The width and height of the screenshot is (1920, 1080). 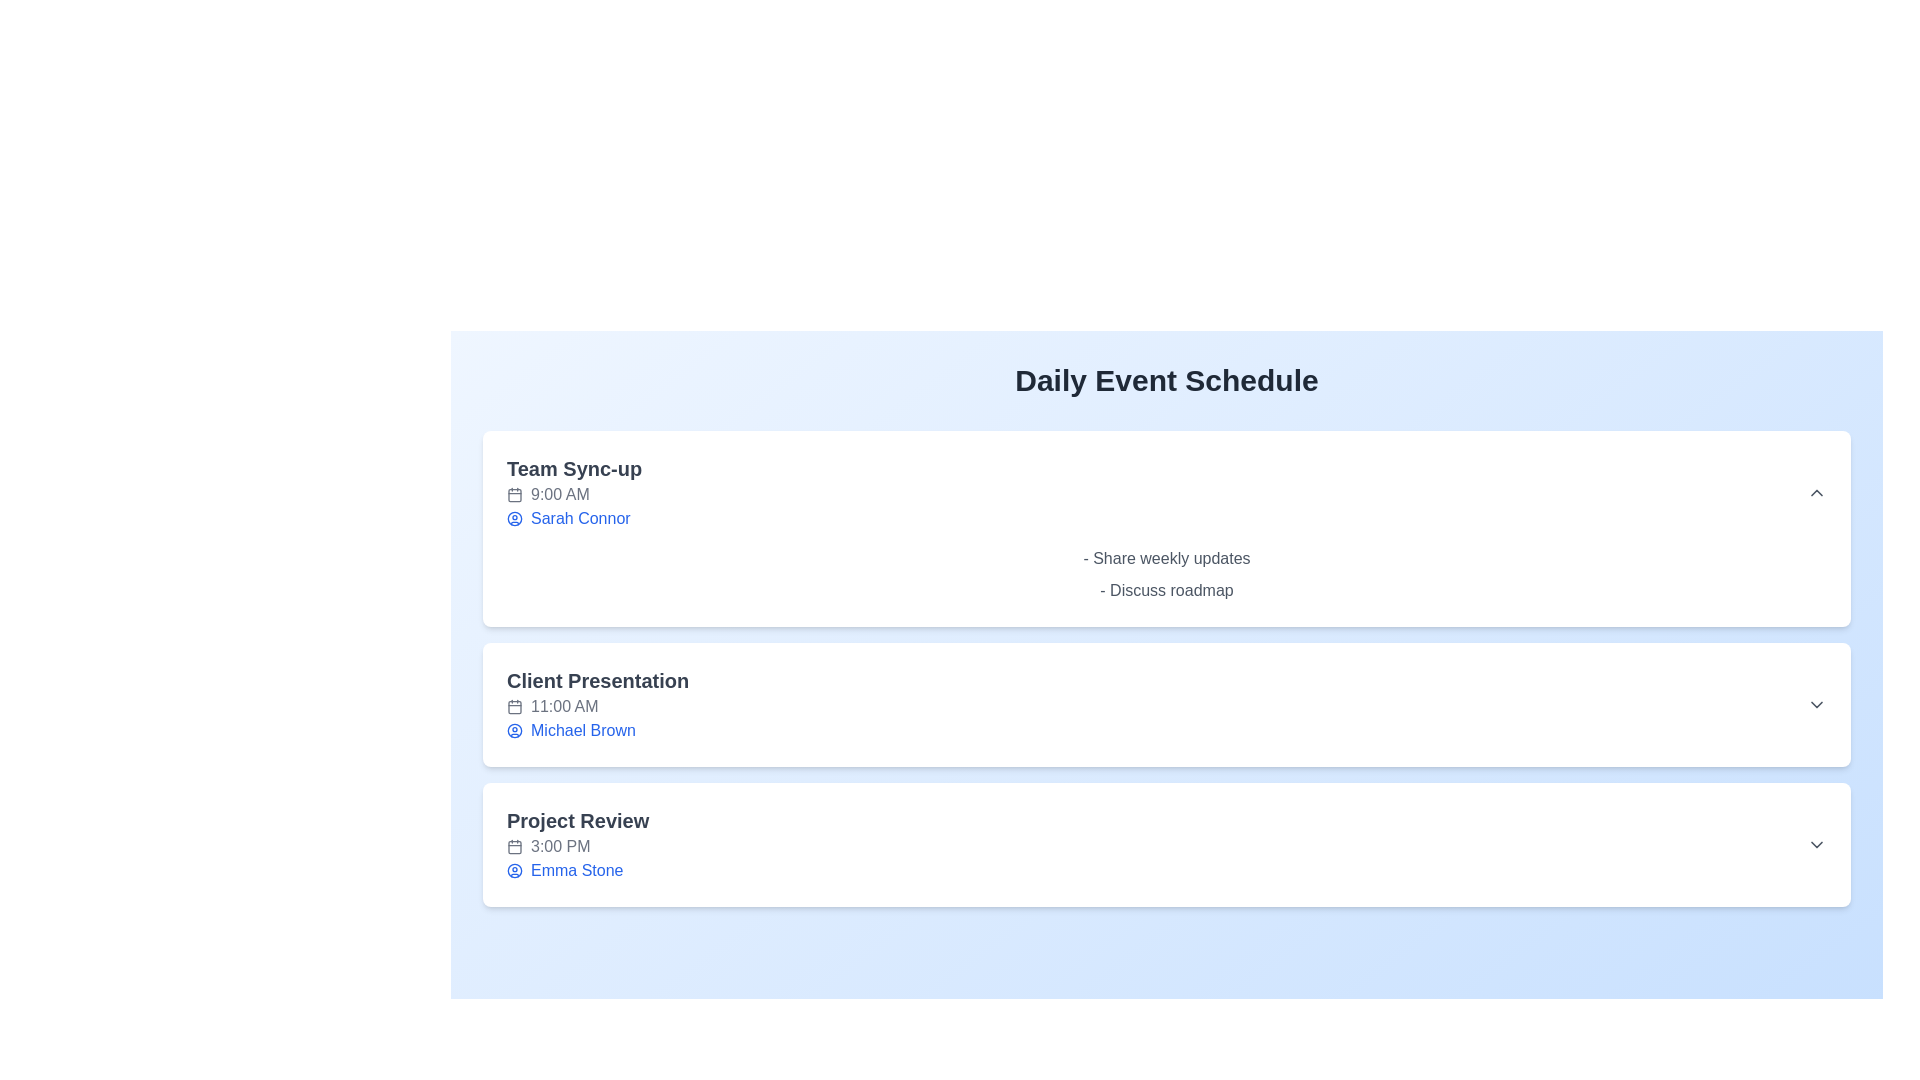 I want to click on displayed time '11:00 AM' from the text label within the 'Client Presentation' card, which is aligned with a calendar icon on its left, so click(x=563, y=705).